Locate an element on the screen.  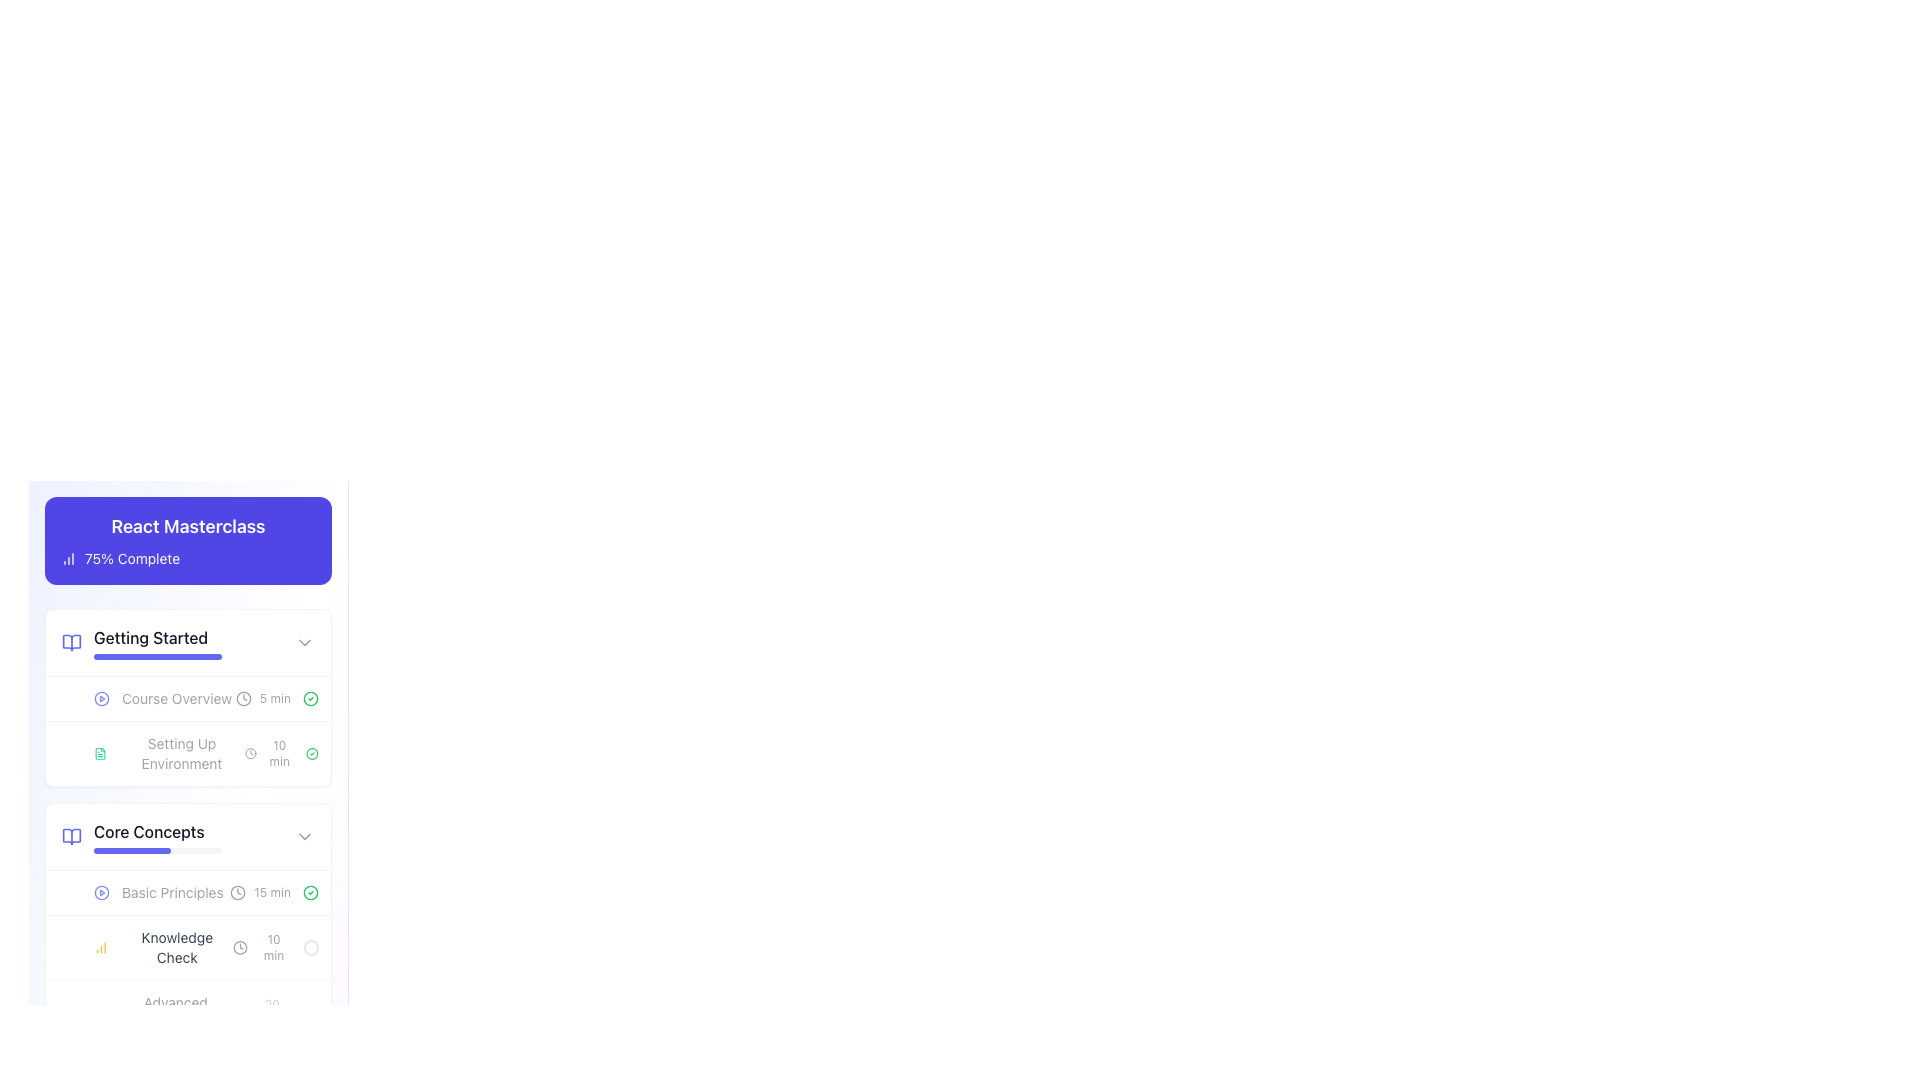
the open book icon colored in light indigo located in the sidebar card labeled 'Core Concepts', positioned to the left of the 'Core Concepts' text label is located at coordinates (72, 837).